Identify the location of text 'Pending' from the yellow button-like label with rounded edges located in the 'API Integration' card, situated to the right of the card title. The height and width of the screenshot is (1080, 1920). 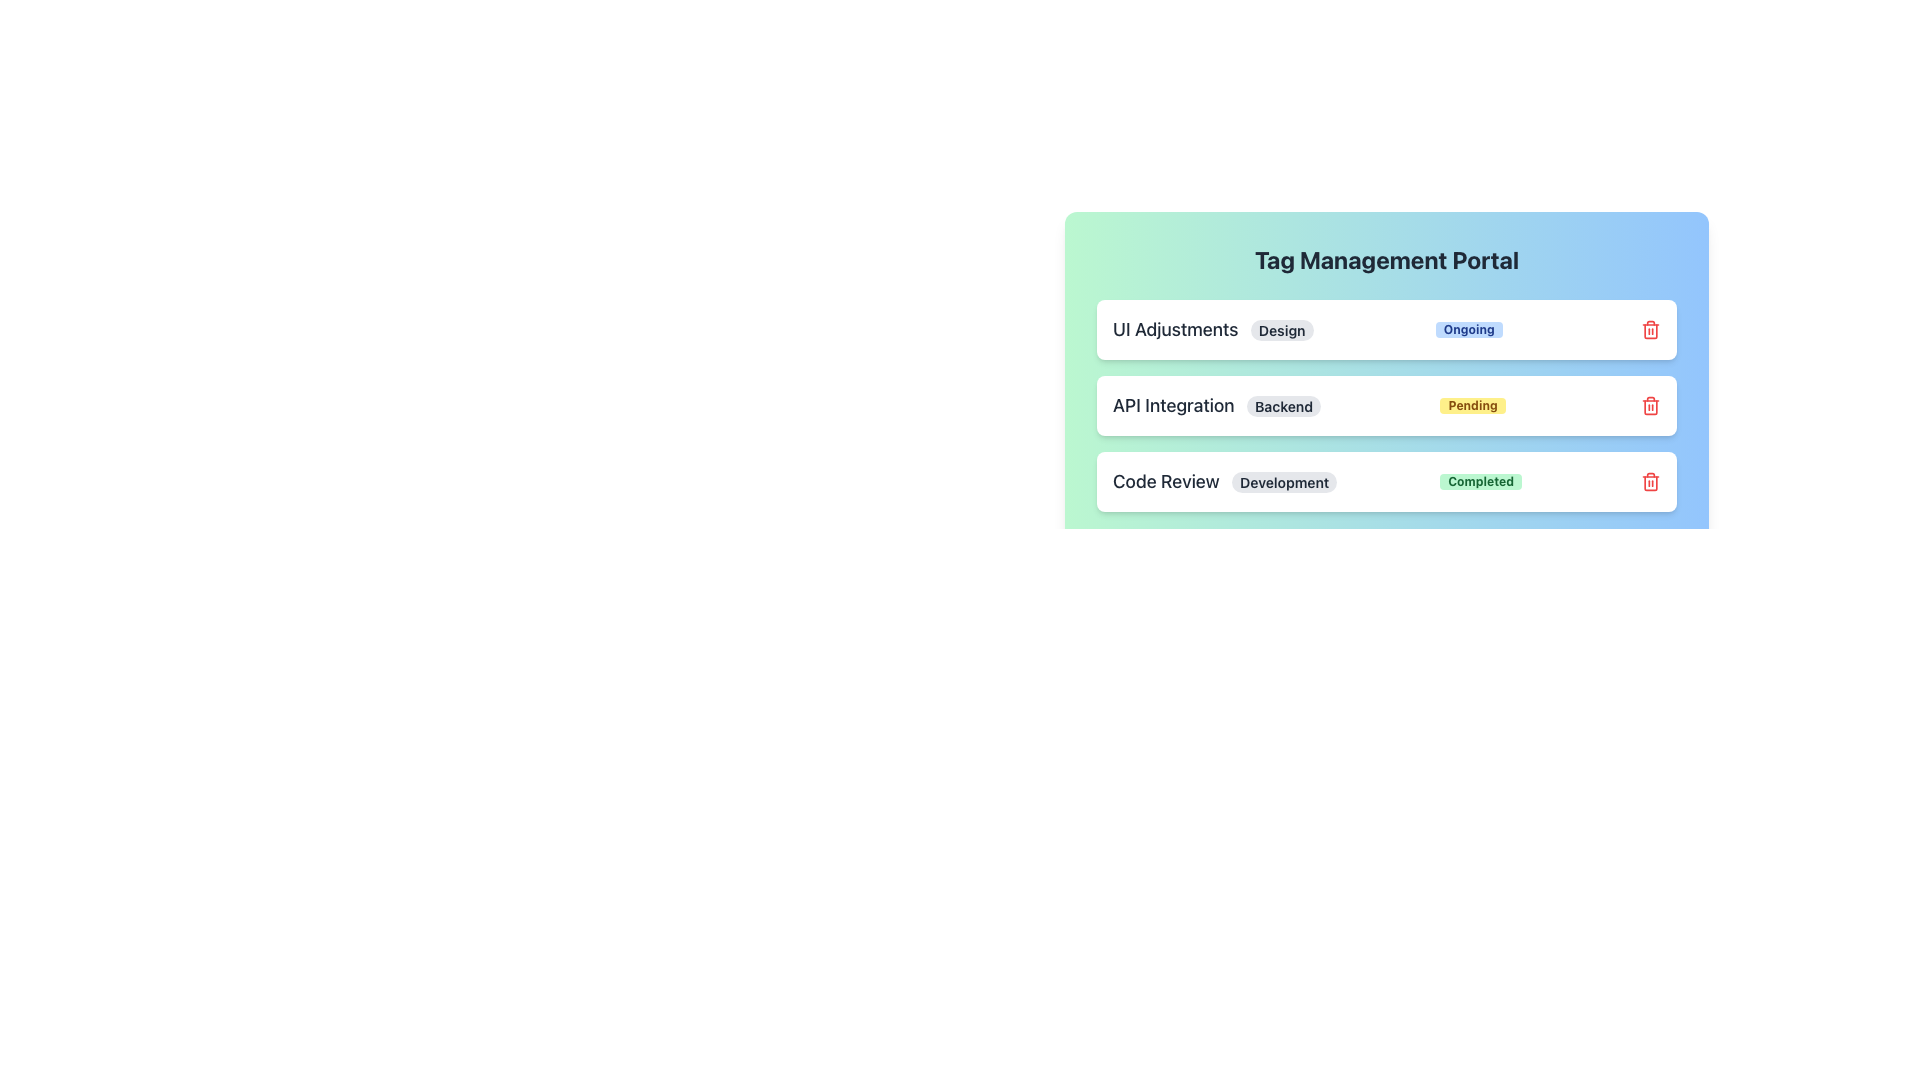
(1473, 405).